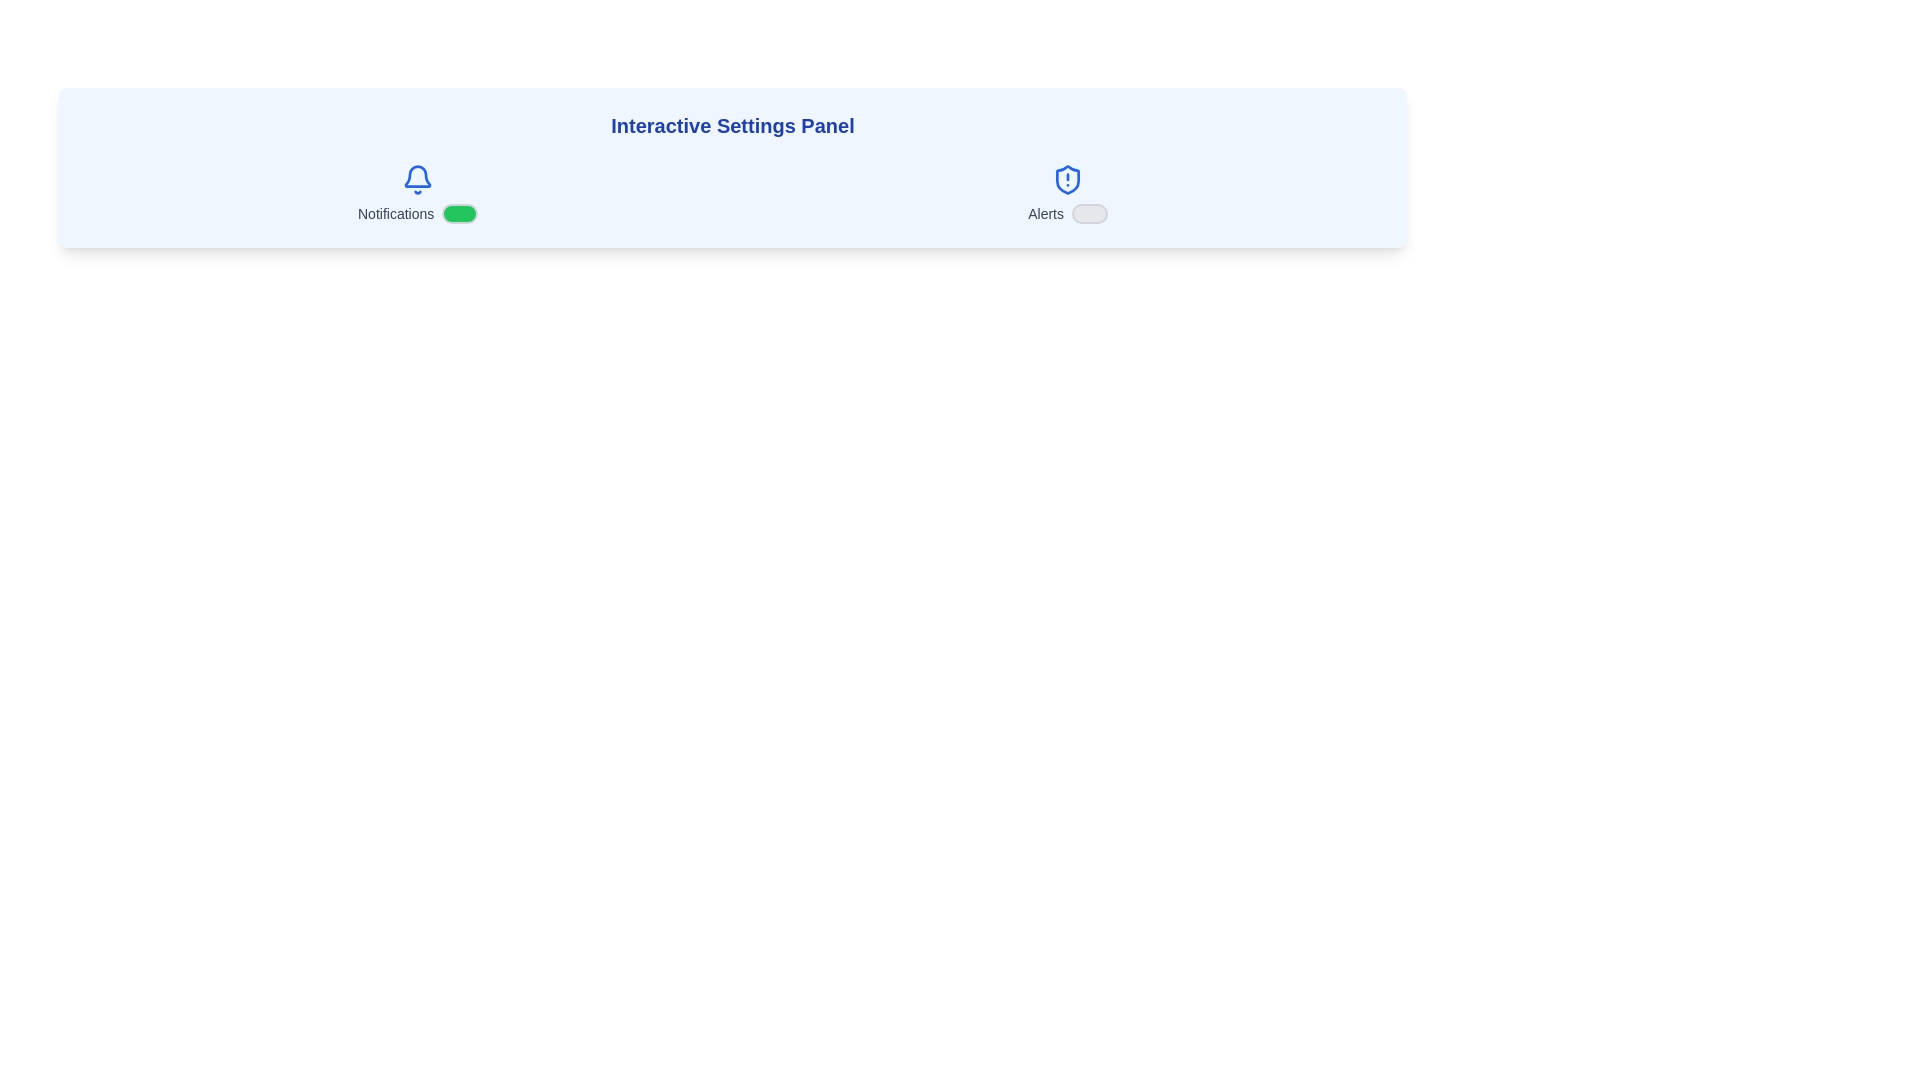 Image resolution: width=1920 pixels, height=1080 pixels. I want to click on the 'Notifications' switch to toggle its state, so click(459, 213).